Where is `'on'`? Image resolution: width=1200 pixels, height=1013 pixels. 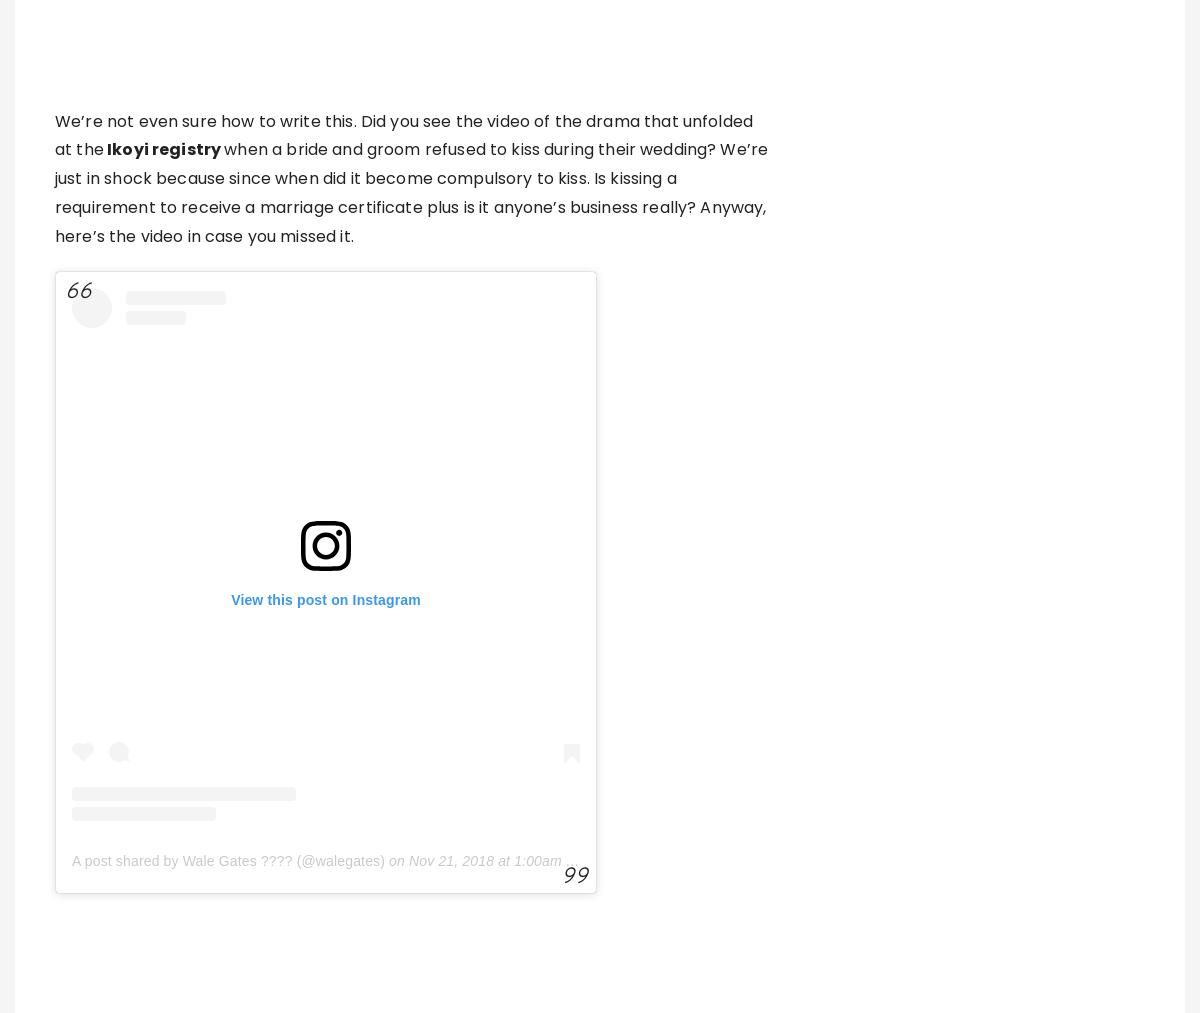
'on' is located at coordinates (396, 860).